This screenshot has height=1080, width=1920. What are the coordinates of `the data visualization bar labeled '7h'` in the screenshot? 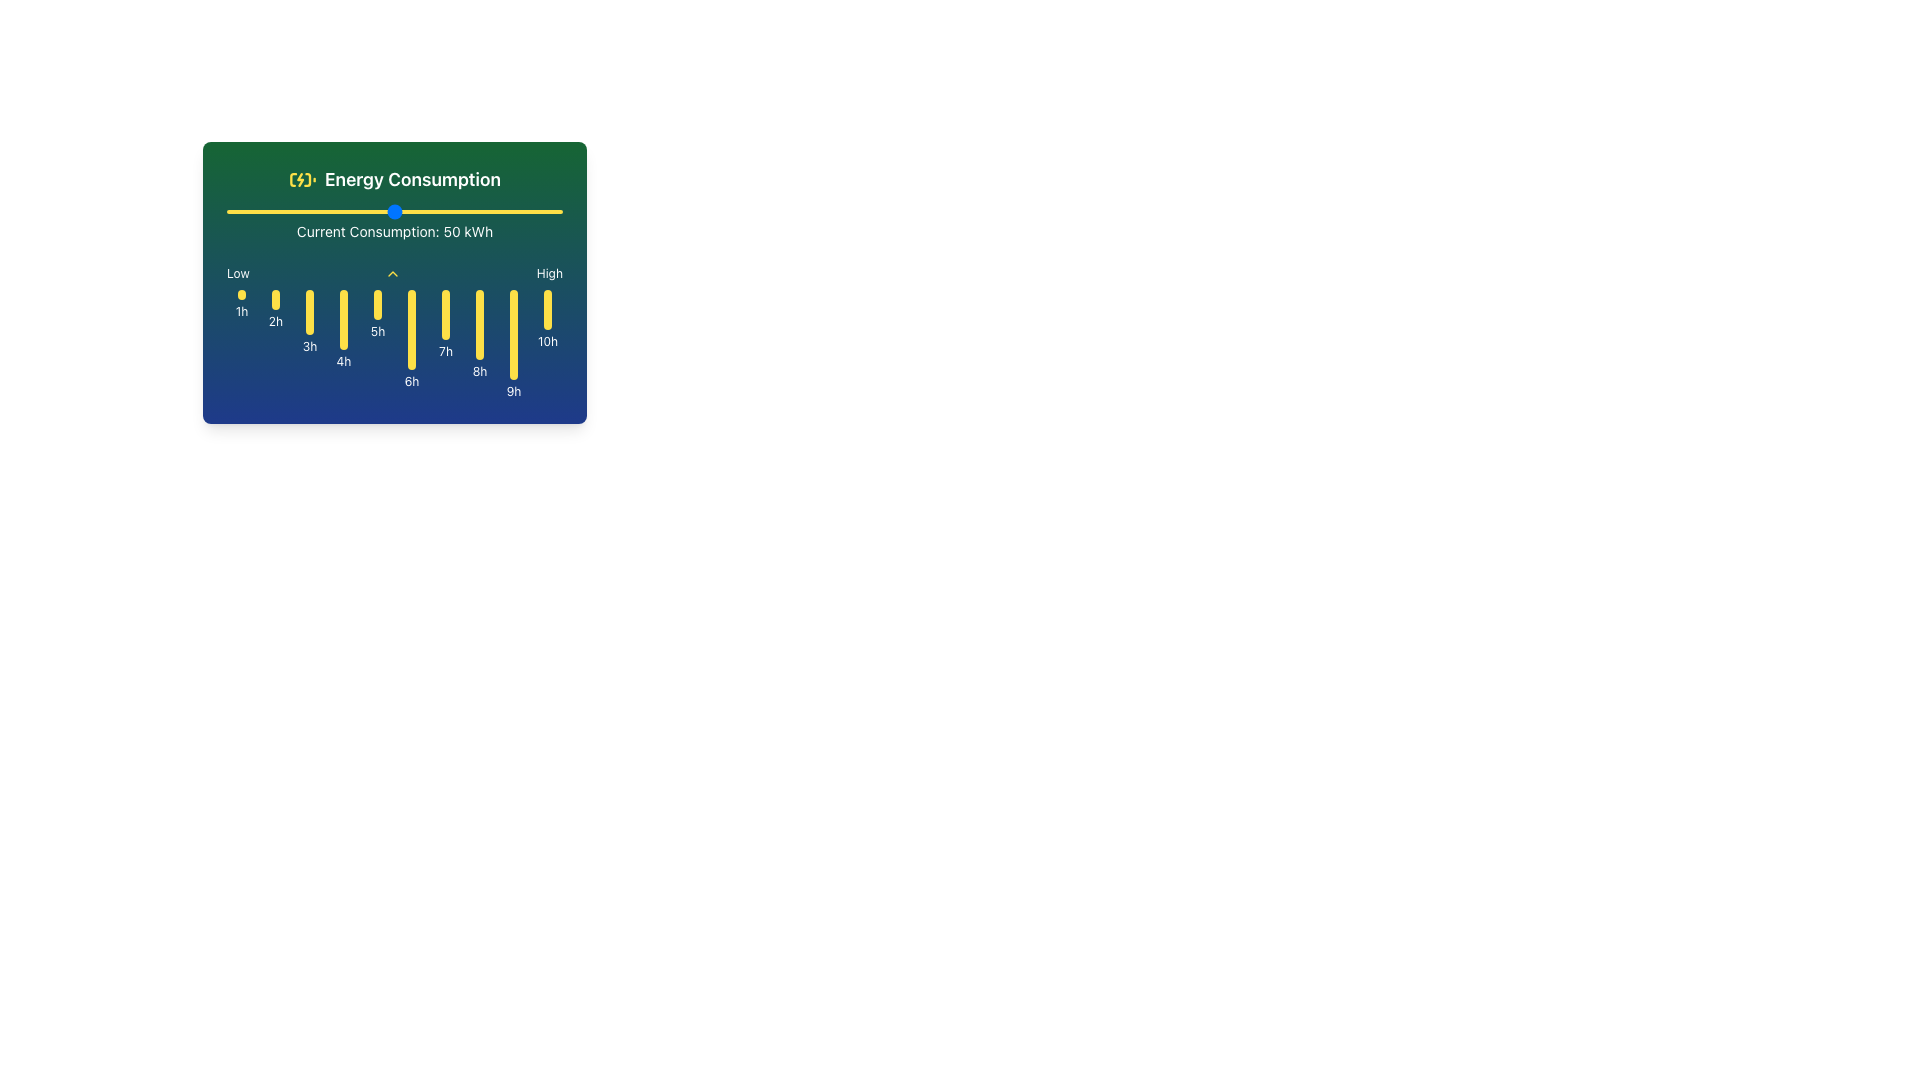 It's located at (445, 343).